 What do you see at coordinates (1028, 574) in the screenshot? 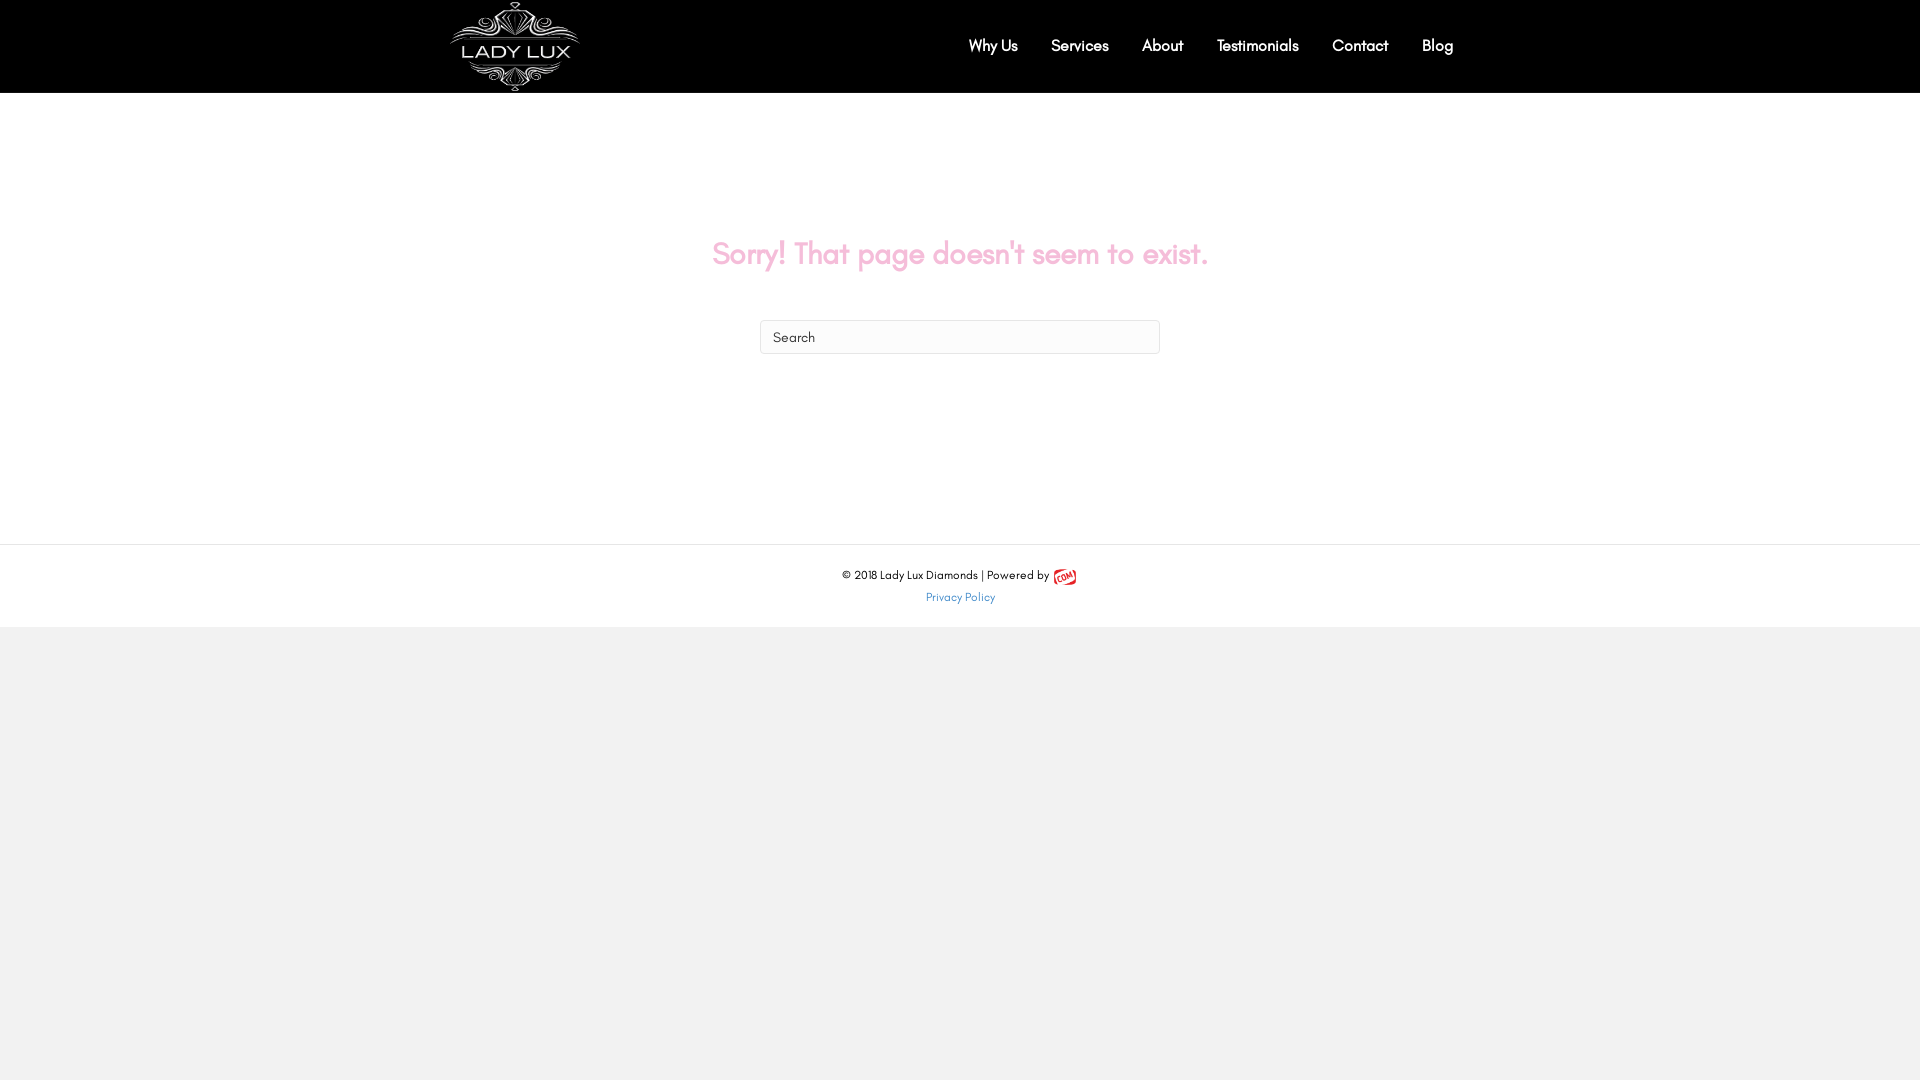
I see `'| Powered by'` at bounding box center [1028, 574].